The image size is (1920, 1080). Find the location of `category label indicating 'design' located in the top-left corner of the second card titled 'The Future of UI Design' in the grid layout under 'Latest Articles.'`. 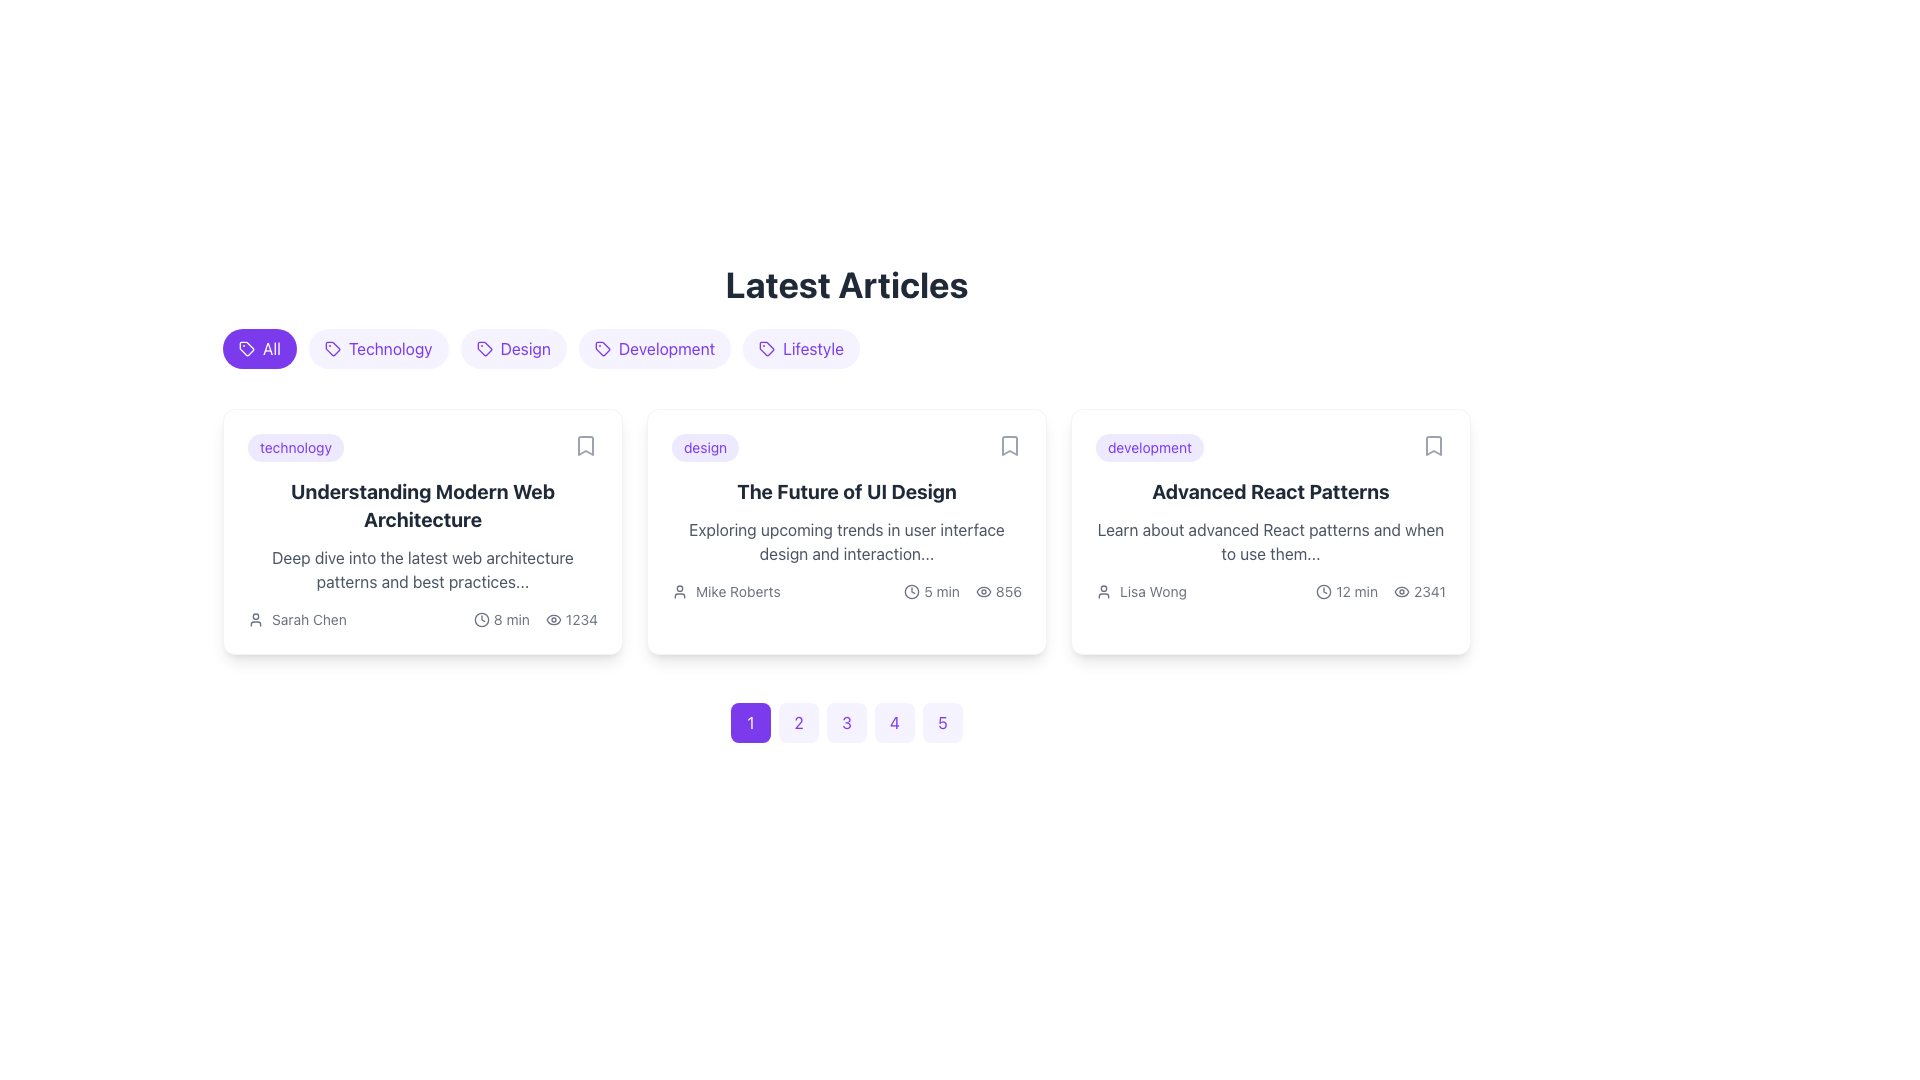

category label indicating 'design' located in the top-left corner of the second card titled 'The Future of UI Design' in the grid layout under 'Latest Articles.' is located at coordinates (705, 446).